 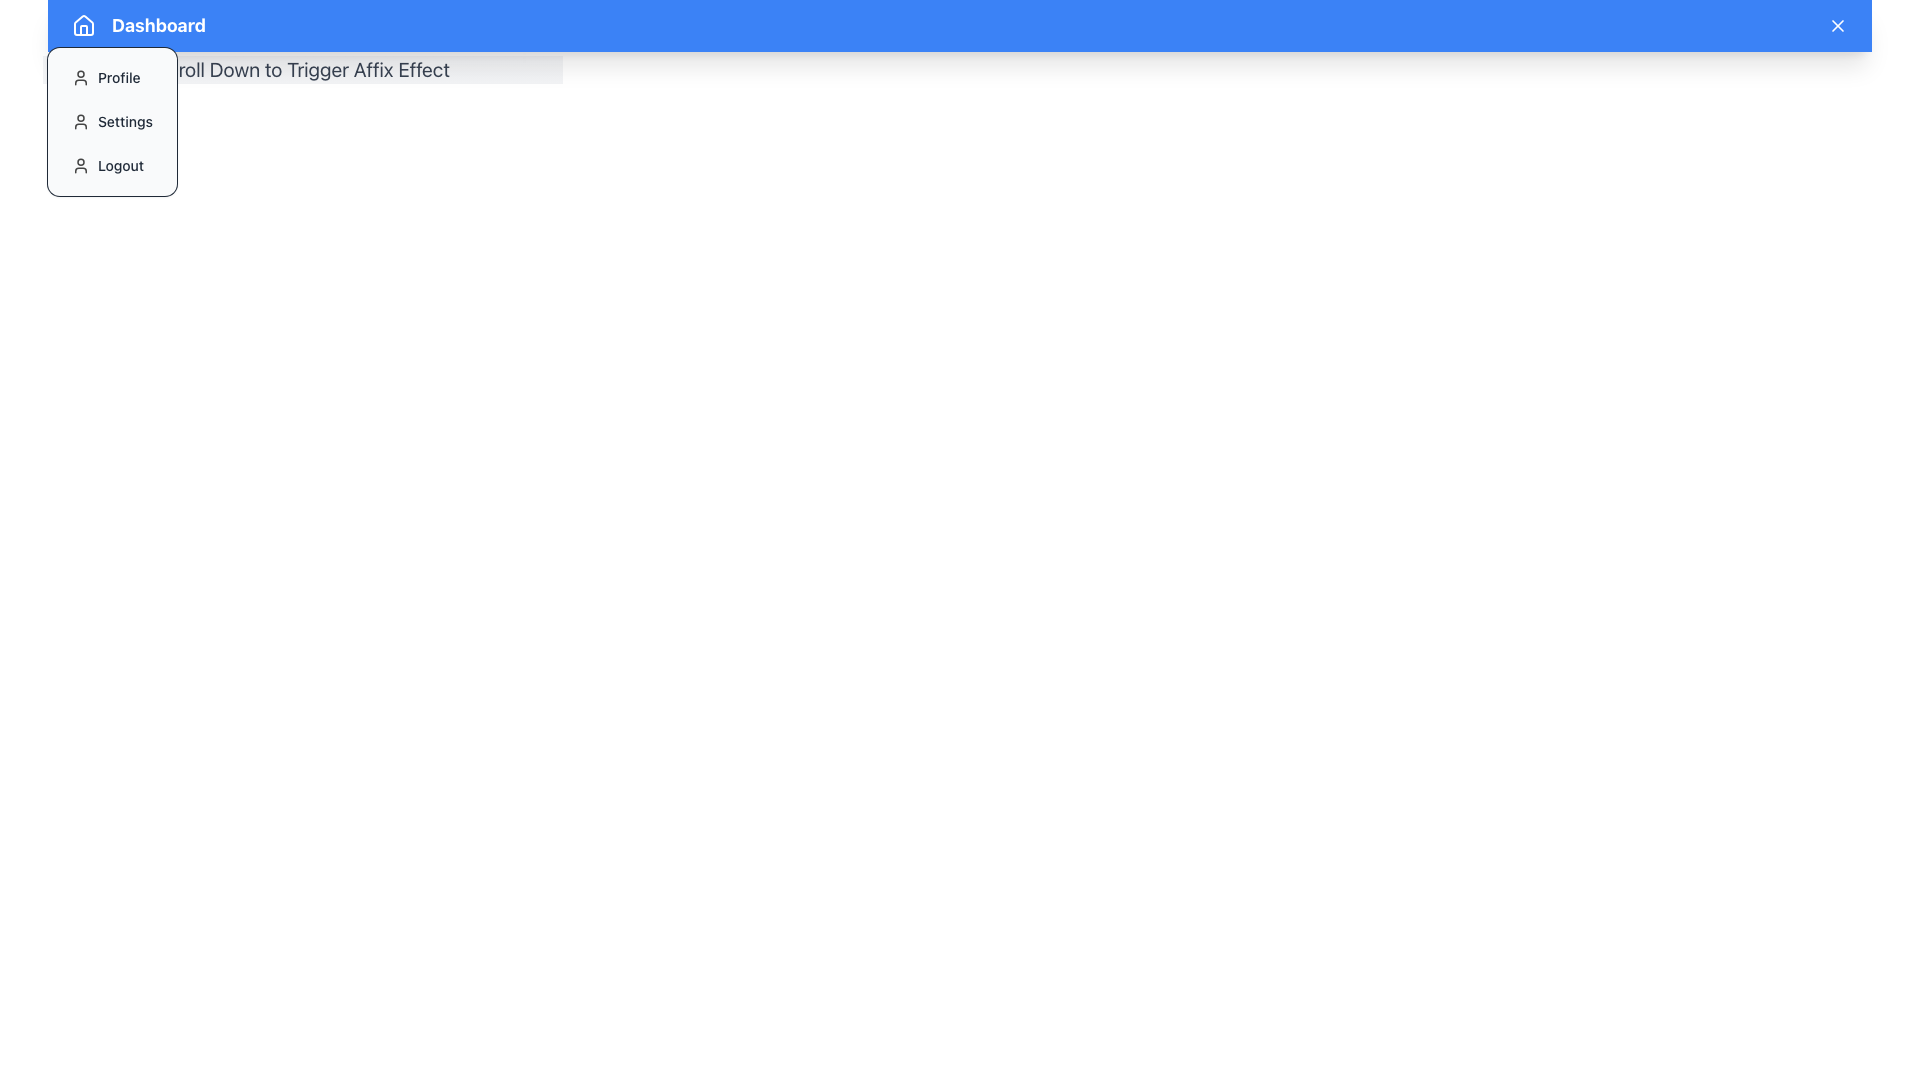 I want to click on the close button located on the far right side of the top header bar, which is positioned after the title 'Dashboard', so click(x=1838, y=26).